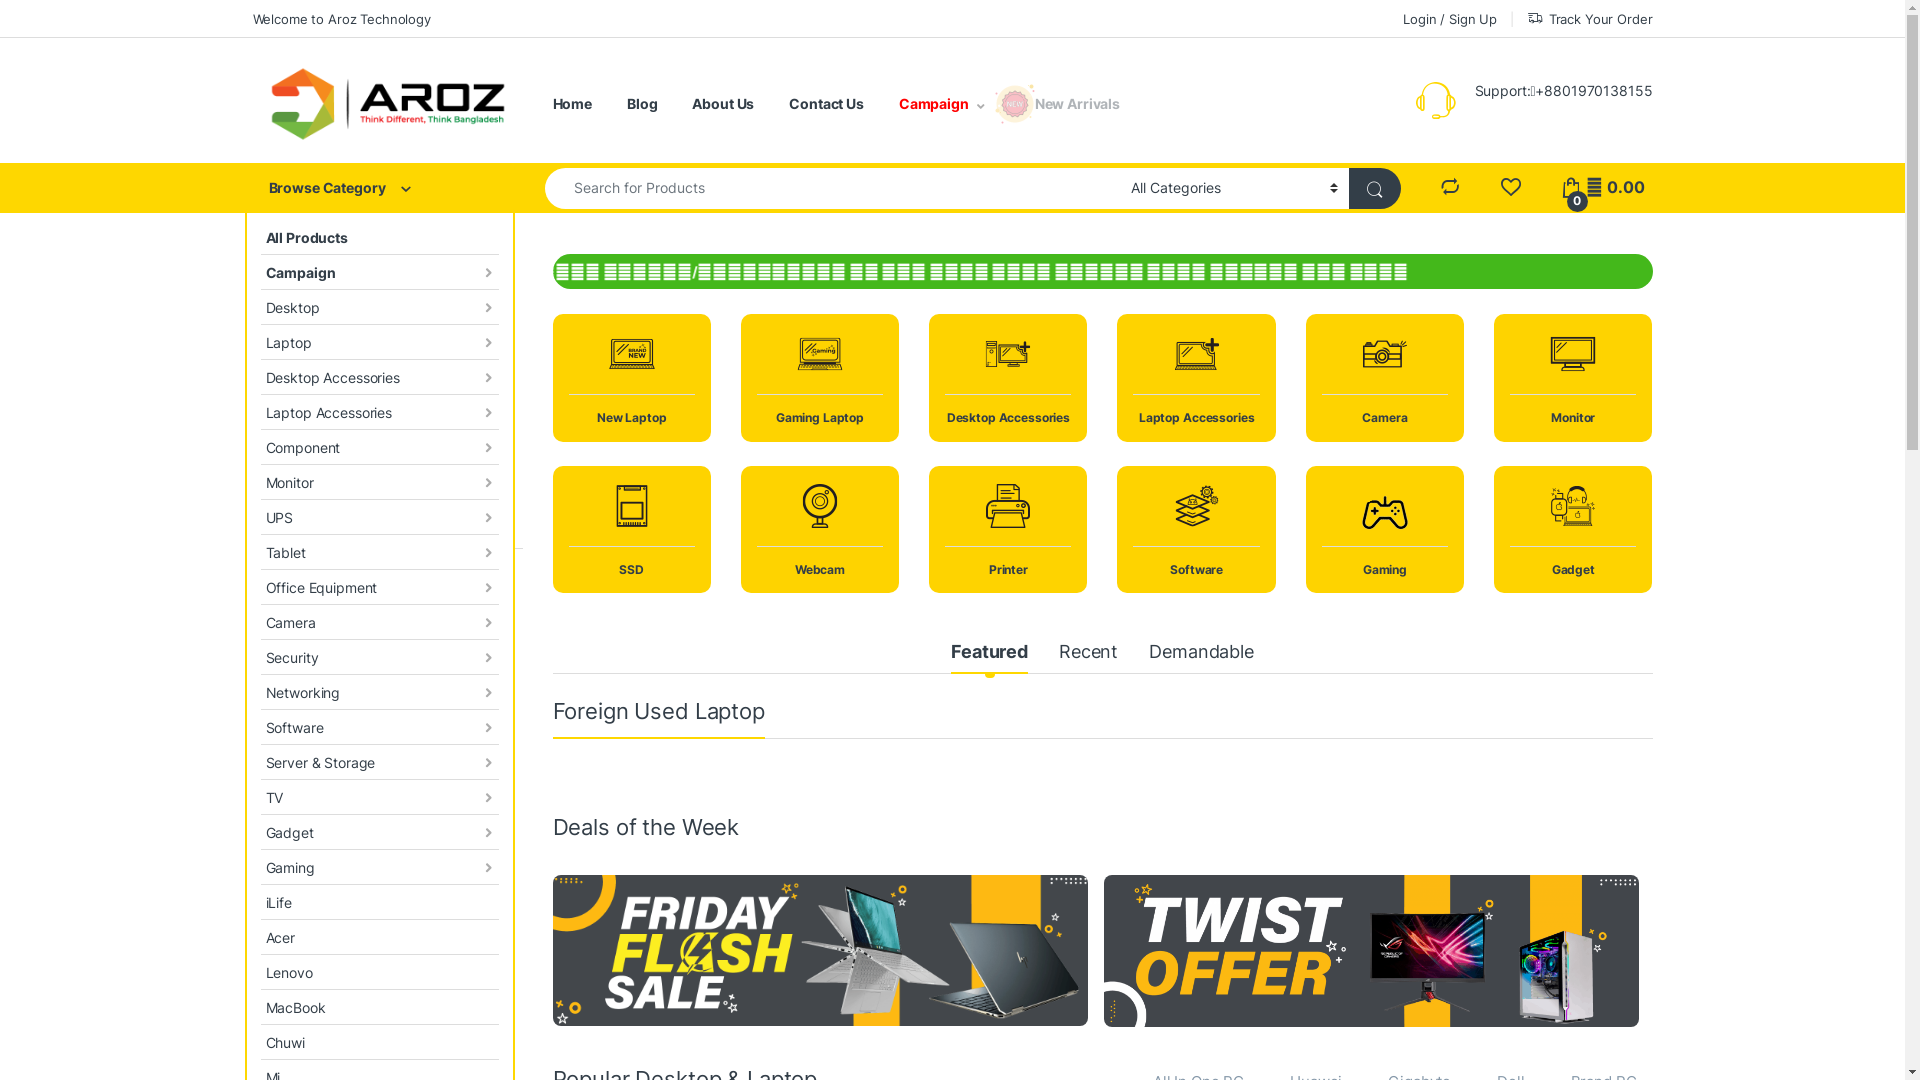  What do you see at coordinates (258, 516) in the screenshot?
I see `'UPS'` at bounding box center [258, 516].